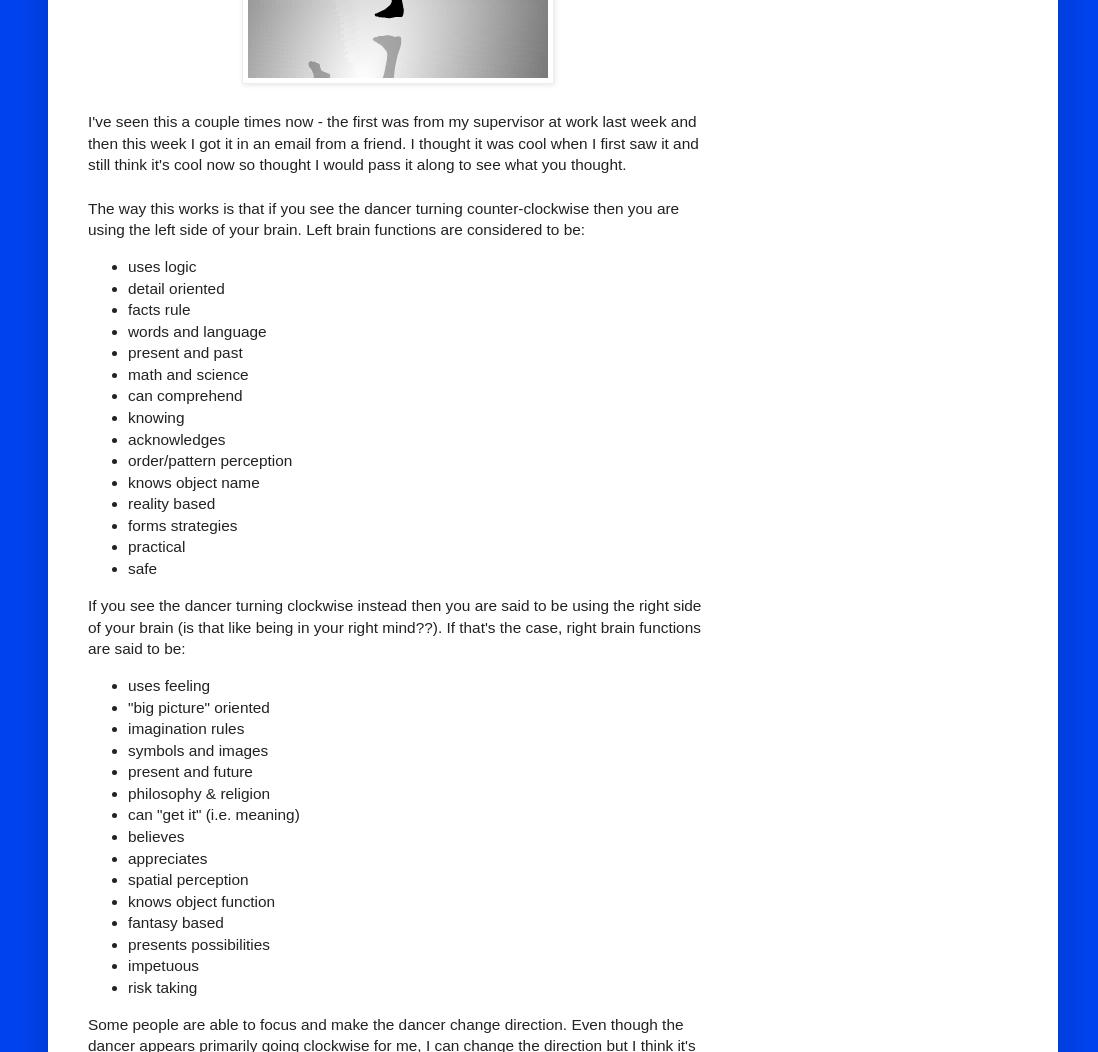  I want to click on 'philosophy & religion', so click(197, 792).